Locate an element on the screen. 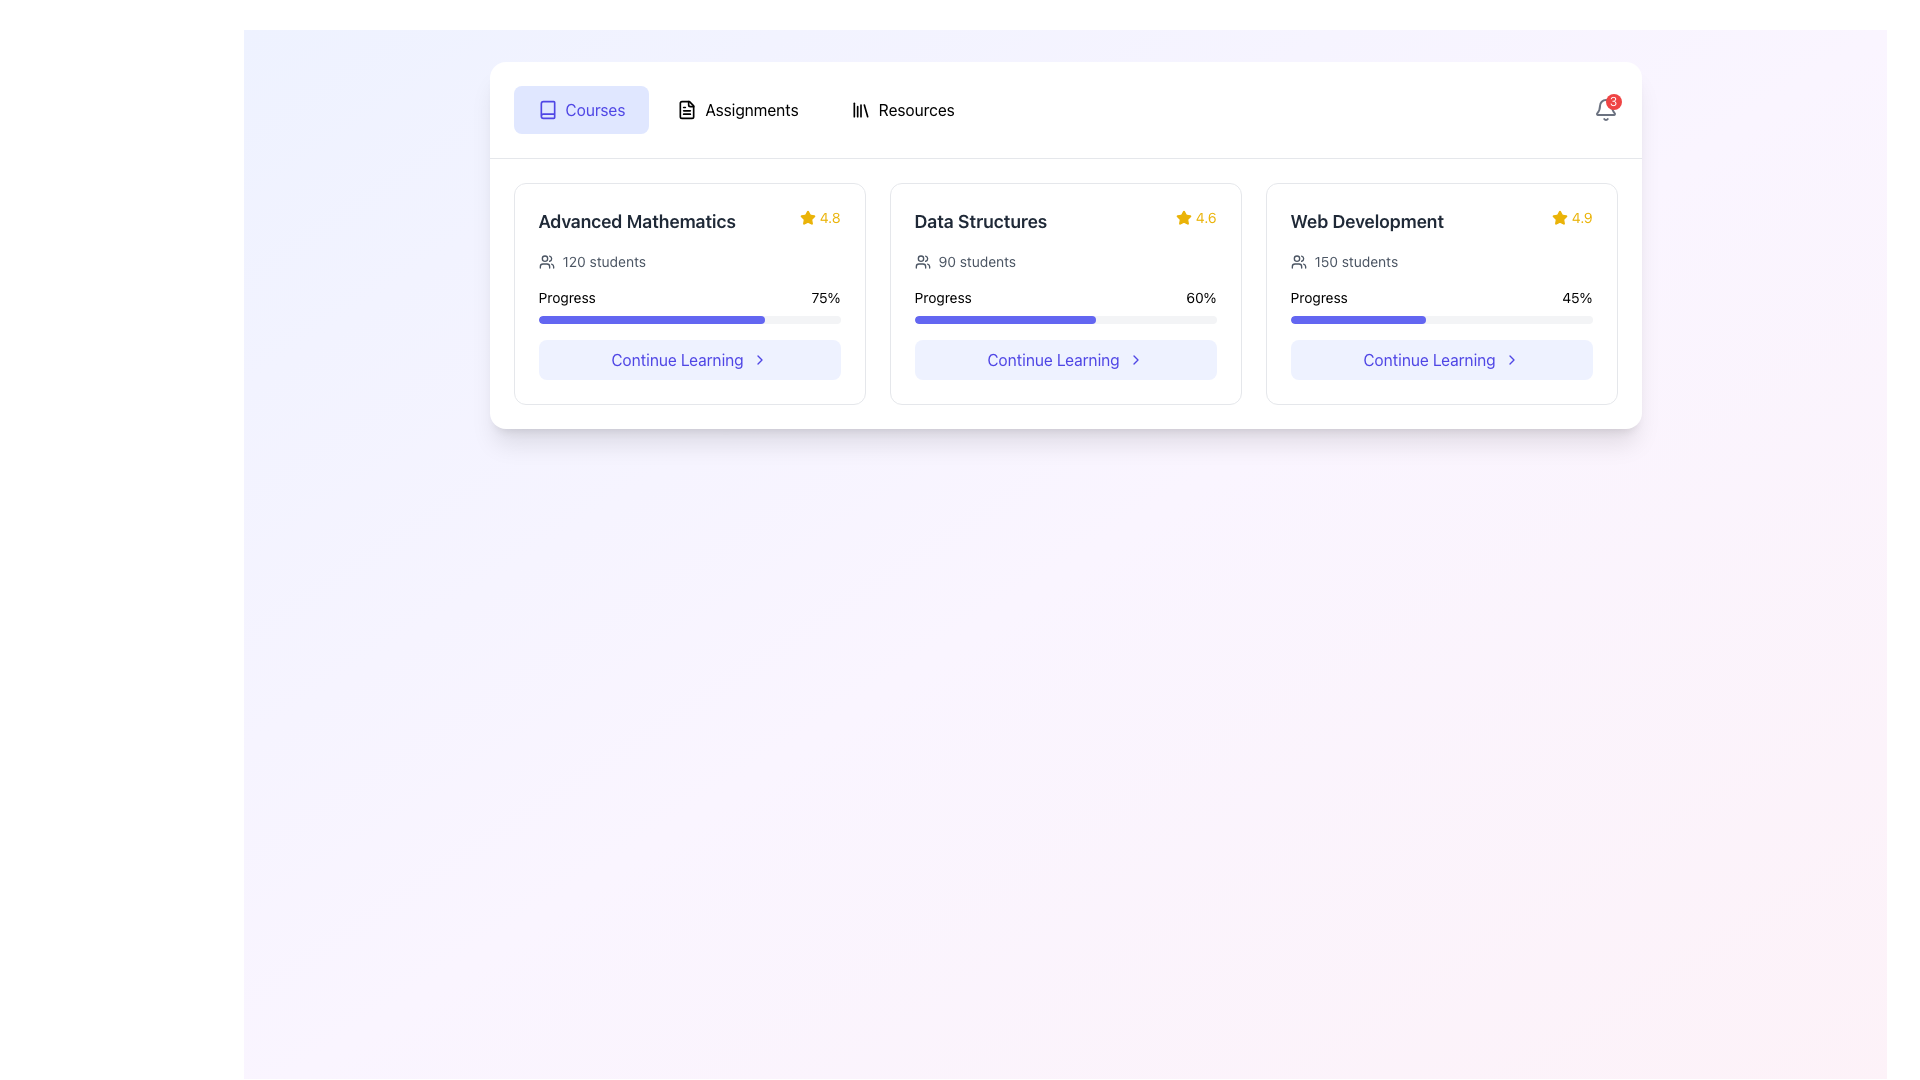 The width and height of the screenshot is (1920, 1080). the 'Continue Learning' button which contains a rightward-pointing chevron icon, located in the bottom section of the 'Advanced Mathematics' card is located at coordinates (758, 358).